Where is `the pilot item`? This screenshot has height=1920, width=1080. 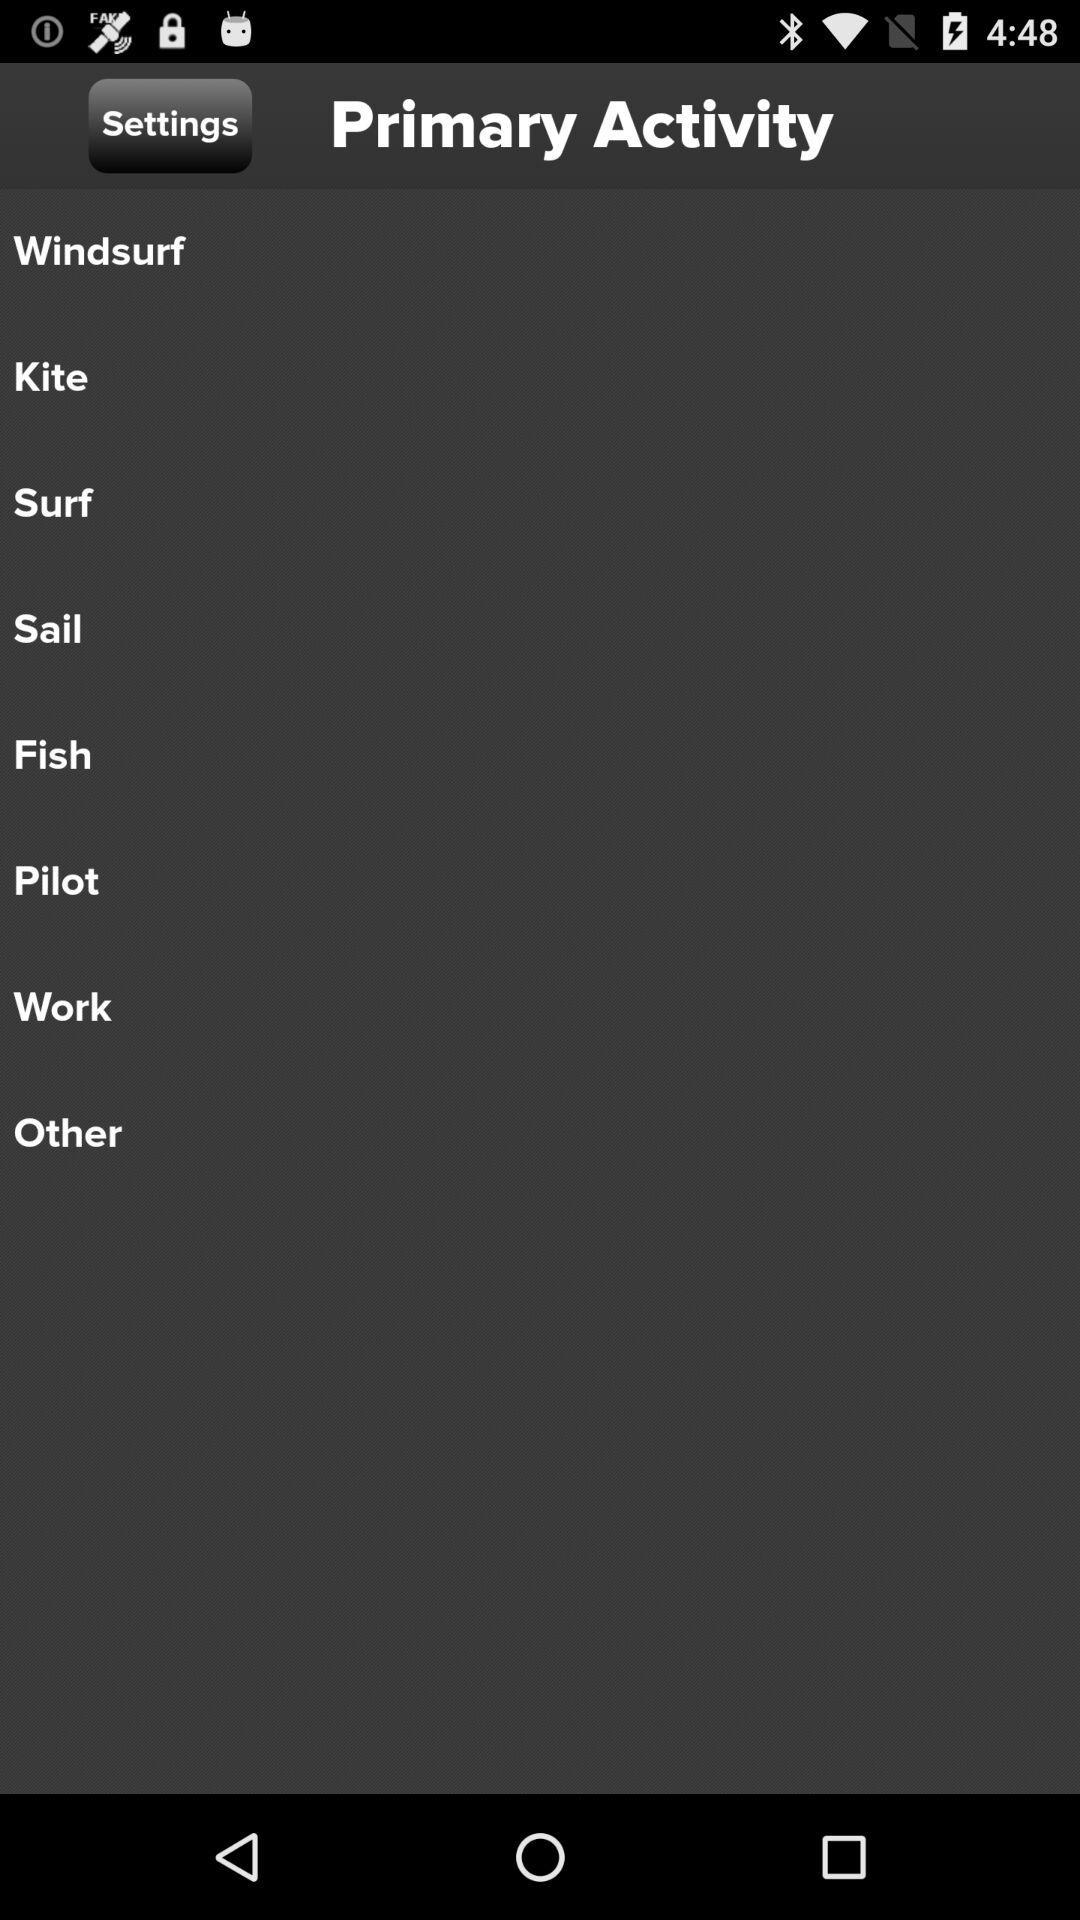 the pilot item is located at coordinates (525, 881).